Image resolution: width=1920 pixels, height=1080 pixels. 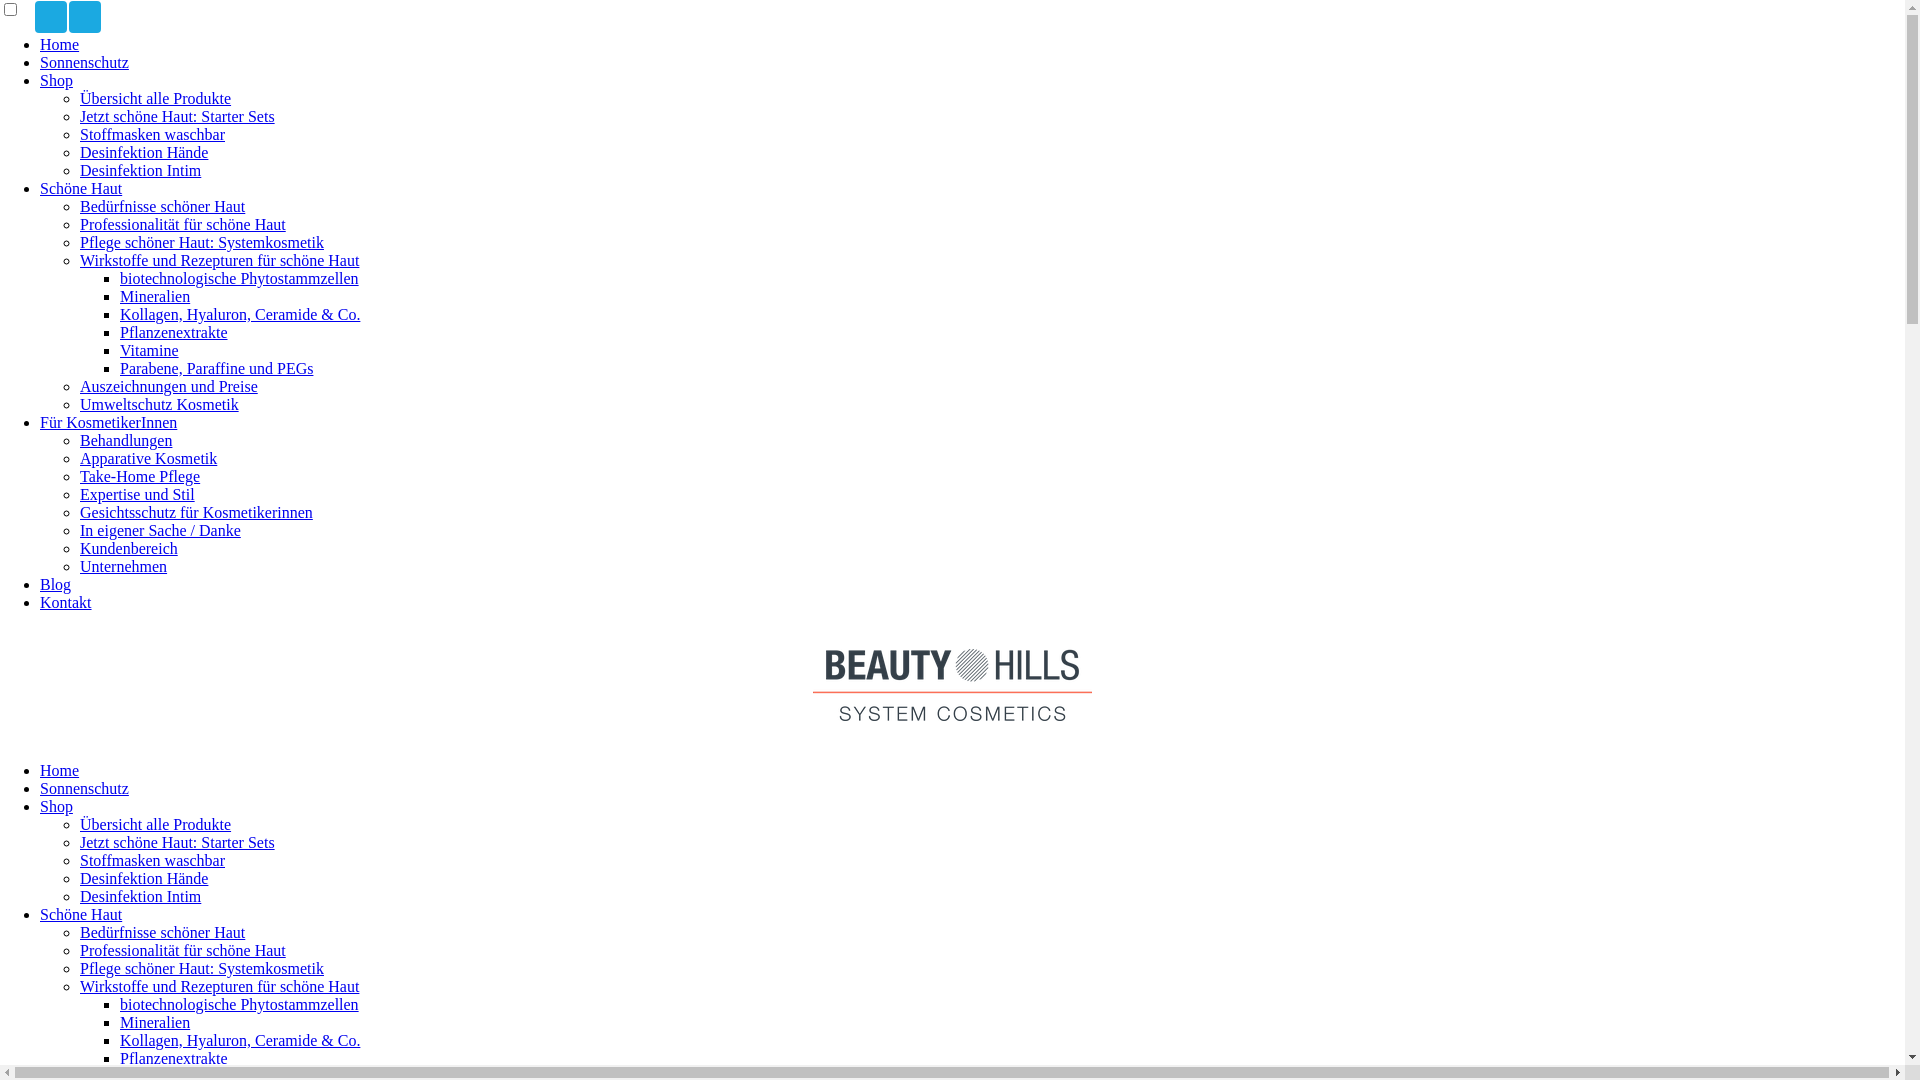 I want to click on 'Behandlungen', so click(x=80, y=439).